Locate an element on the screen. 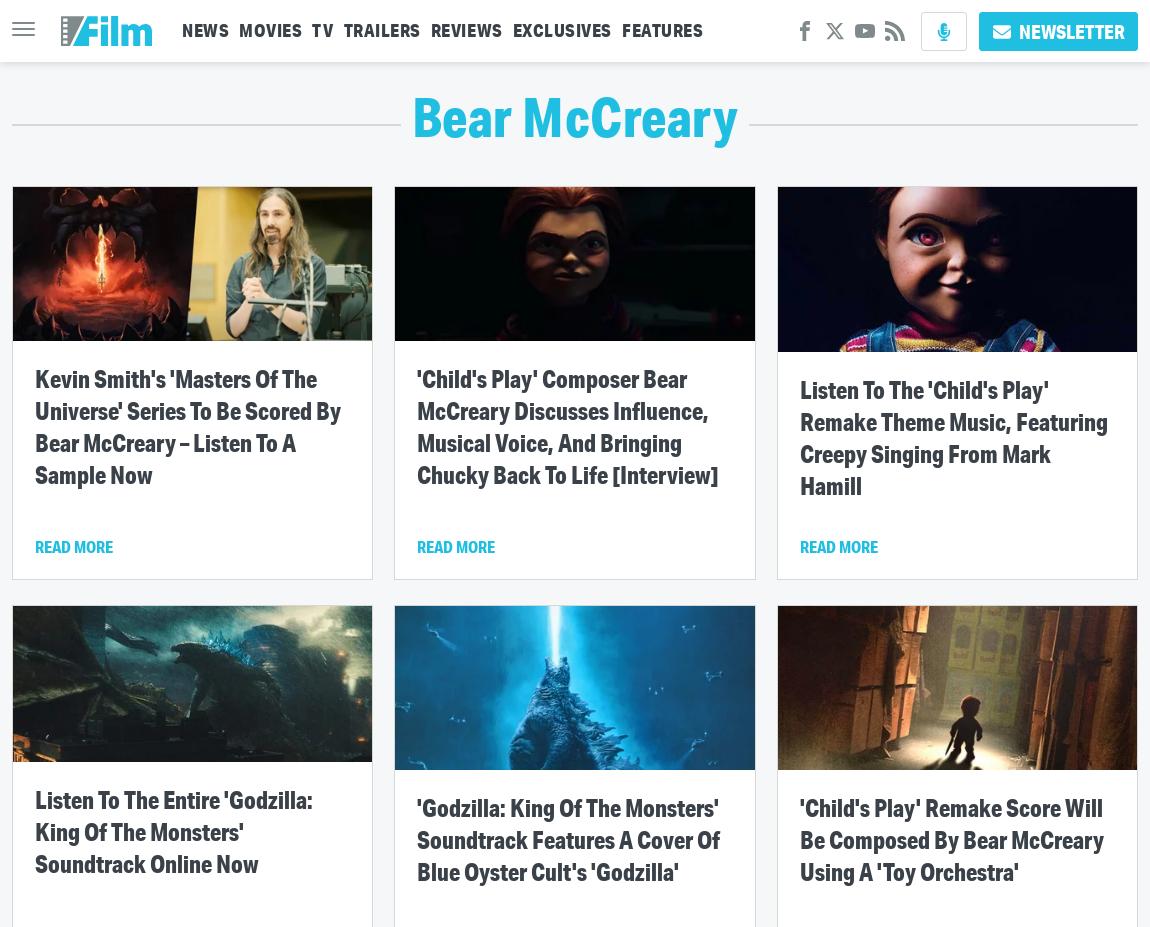 The height and width of the screenshot is (927, 1150). 'TRAILERS' is located at coordinates (381, 29).